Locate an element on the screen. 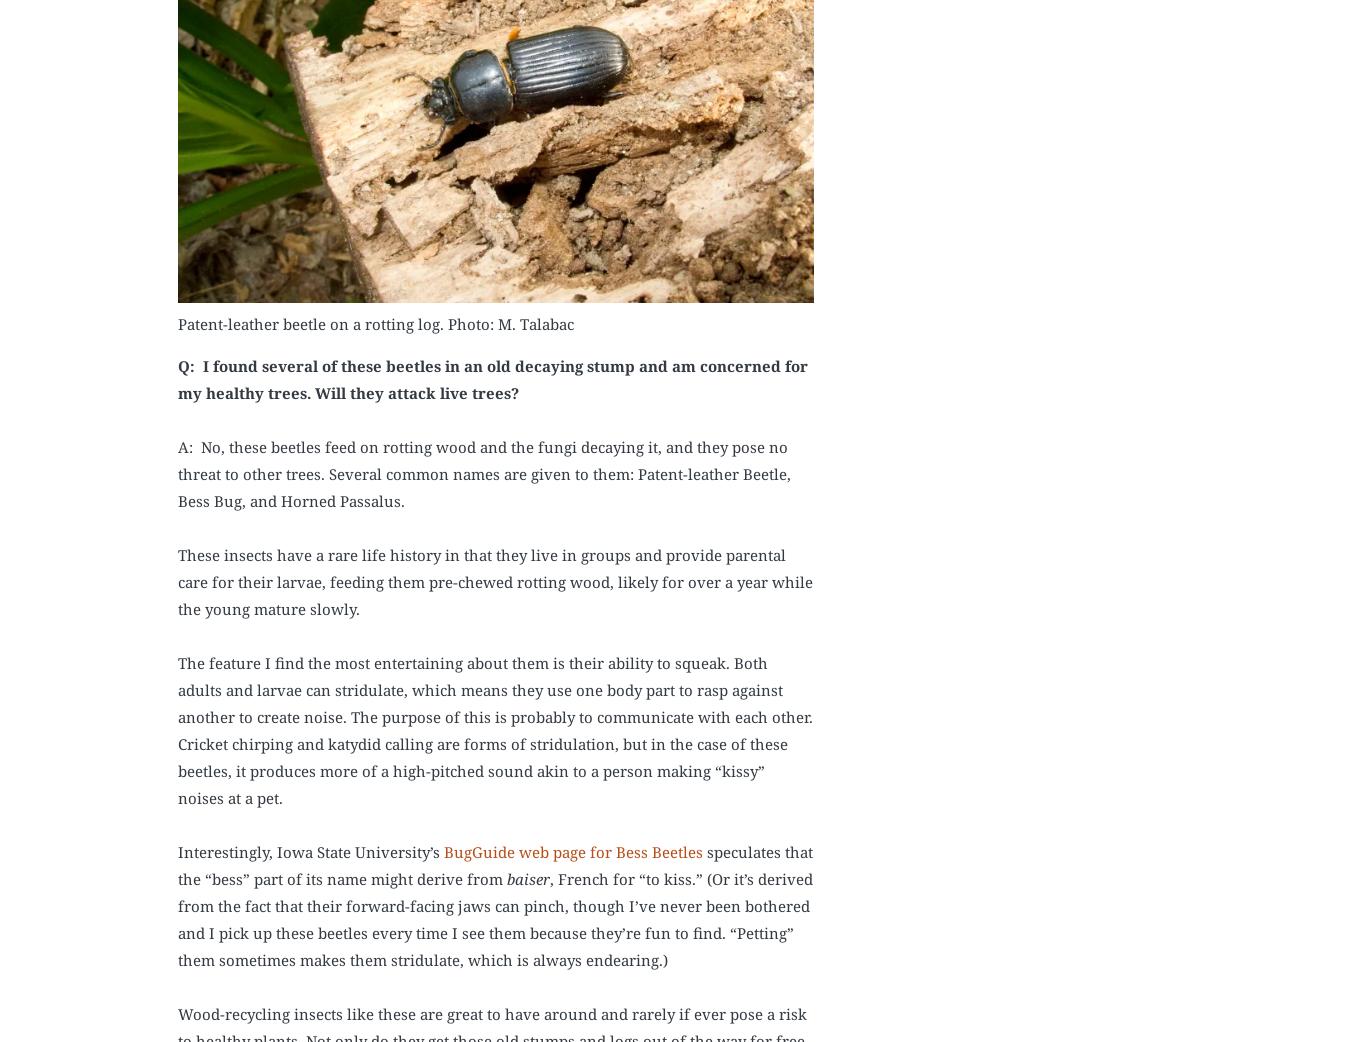 Image resolution: width=1350 pixels, height=1042 pixels. 'Q:  I found several of these beetles in an old decaying stump and am concerned for my healthy trees. Will they attack live trees?' is located at coordinates (492, 377).